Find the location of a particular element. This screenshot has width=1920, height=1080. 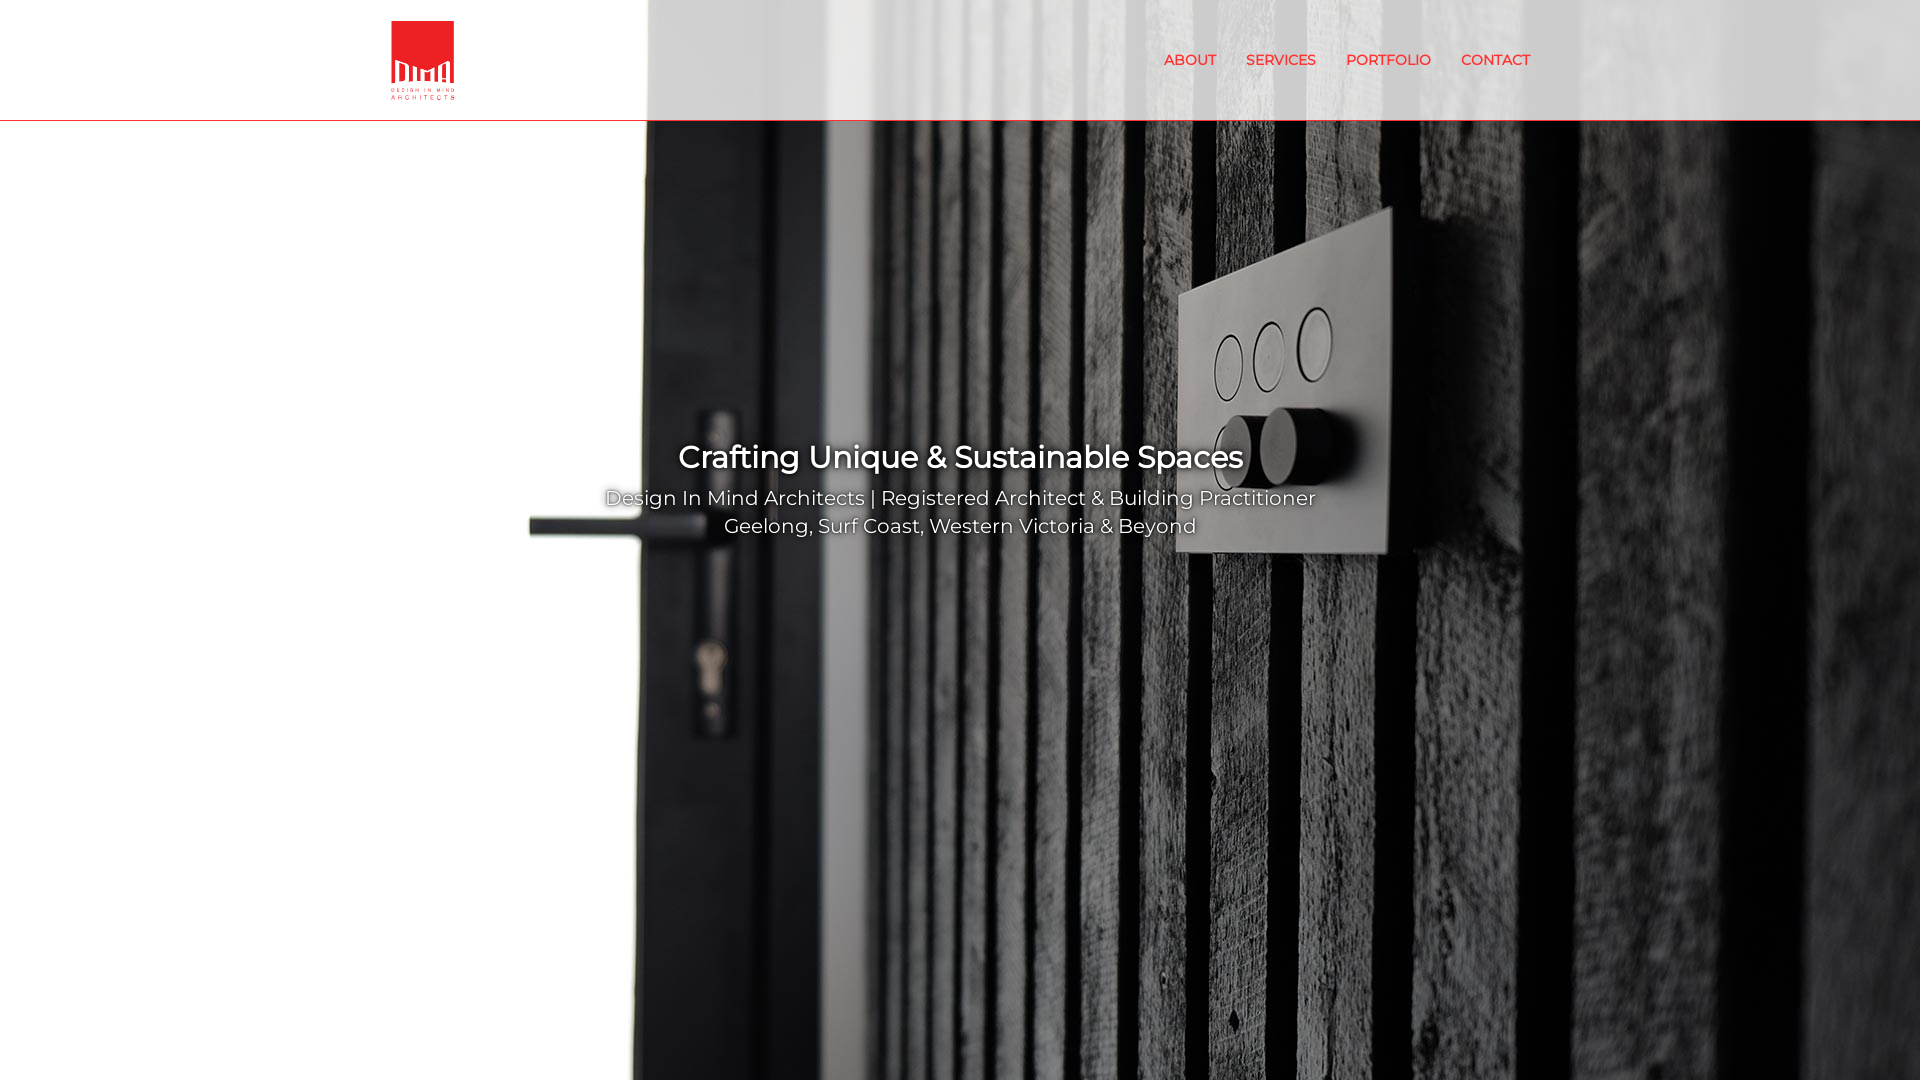

'PORTFOLIO' is located at coordinates (1387, 59).